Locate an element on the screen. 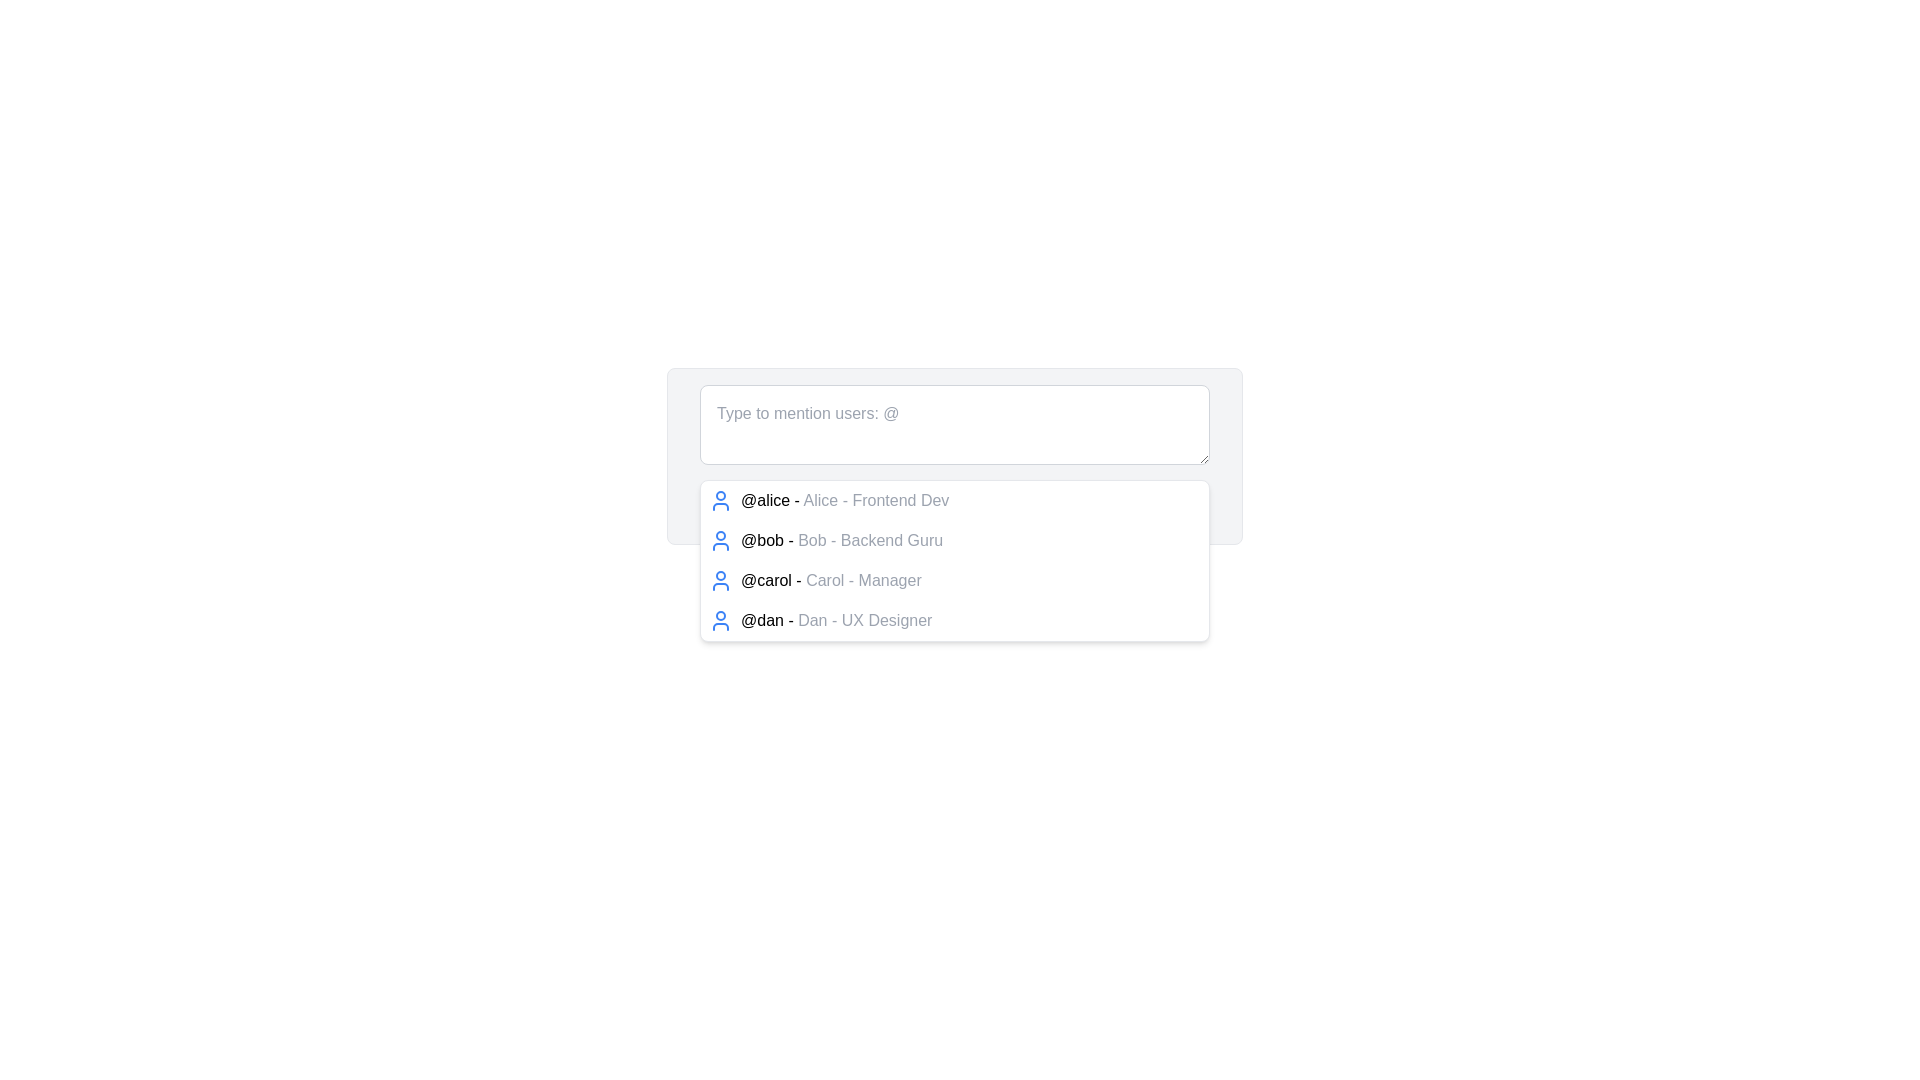 This screenshot has width=1920, height=1080. the text label displaying '@carol - Carol - Manager' in the dropdown list is located at coordinates (831, 581).